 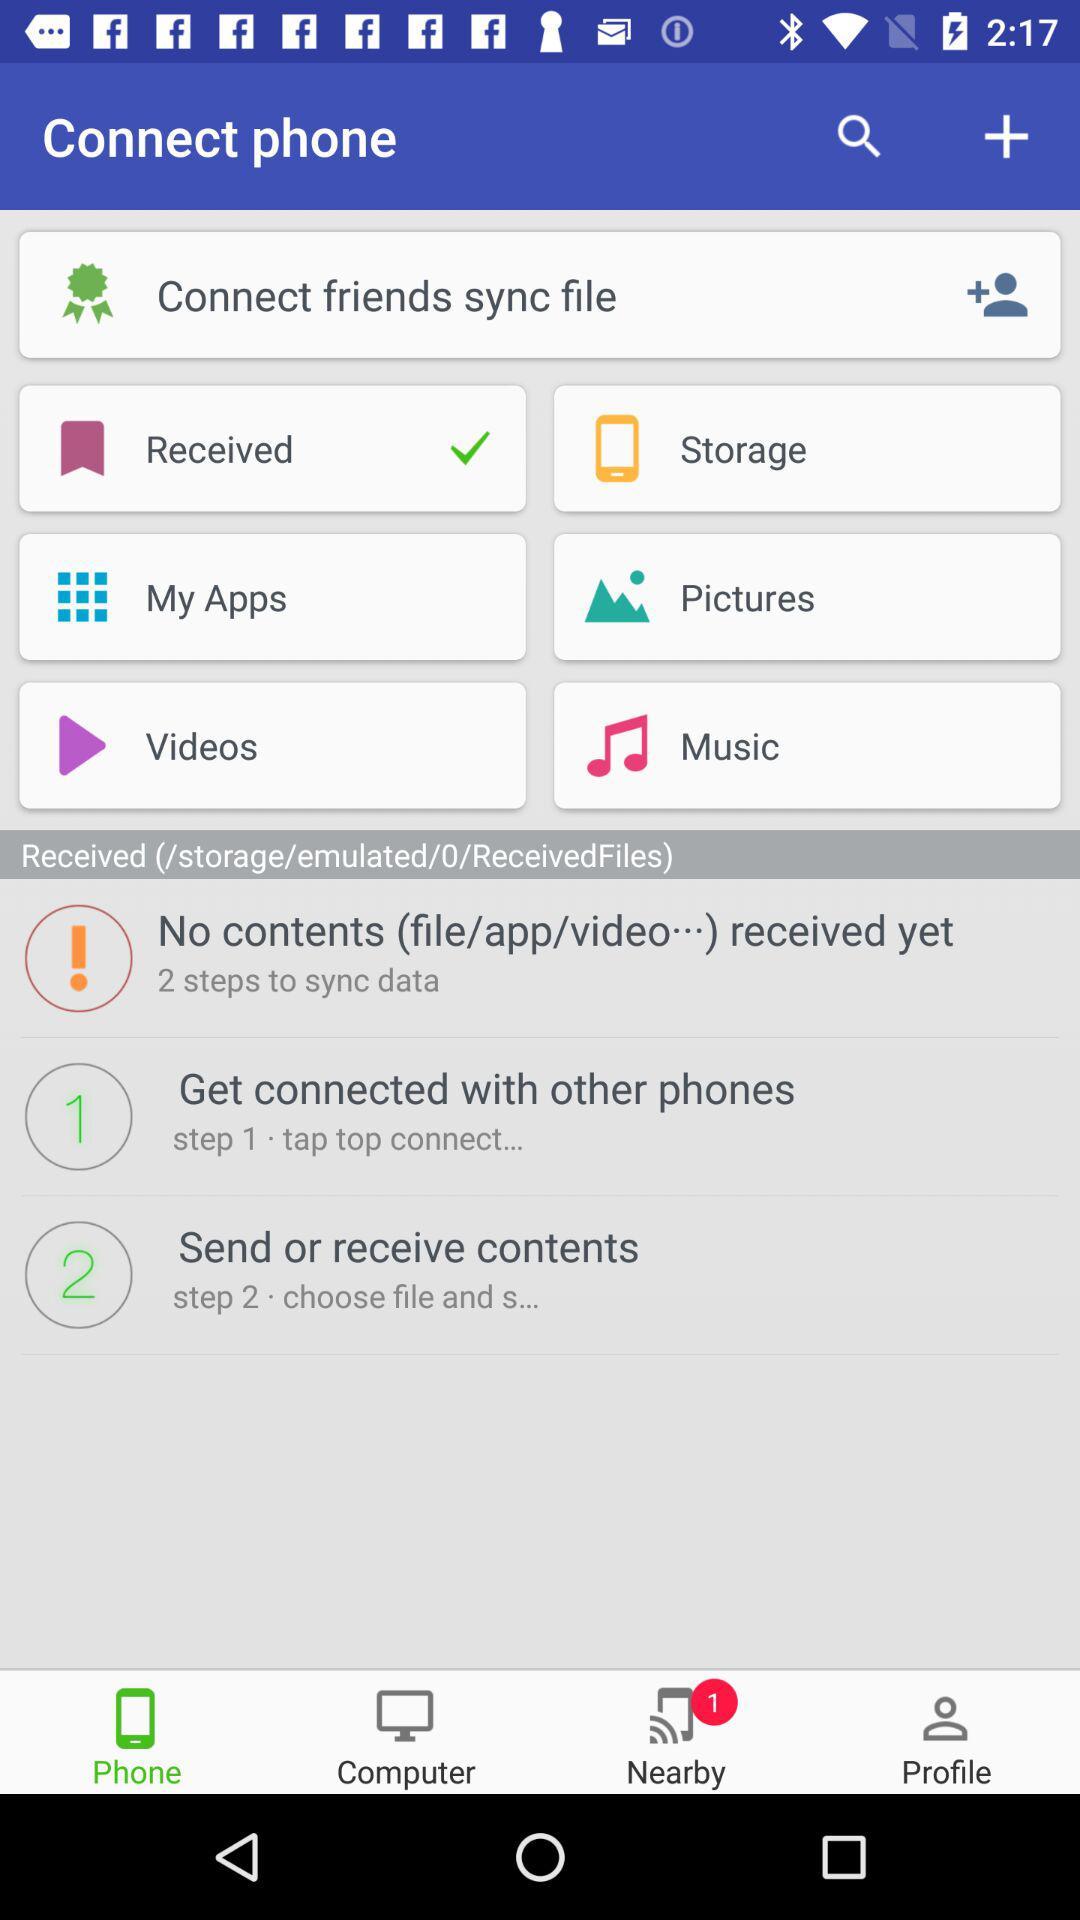 What do you see at coordinates (945, 1730) in the screenshot?
I see `the avatar icon` at bounding box center [945, 1730].